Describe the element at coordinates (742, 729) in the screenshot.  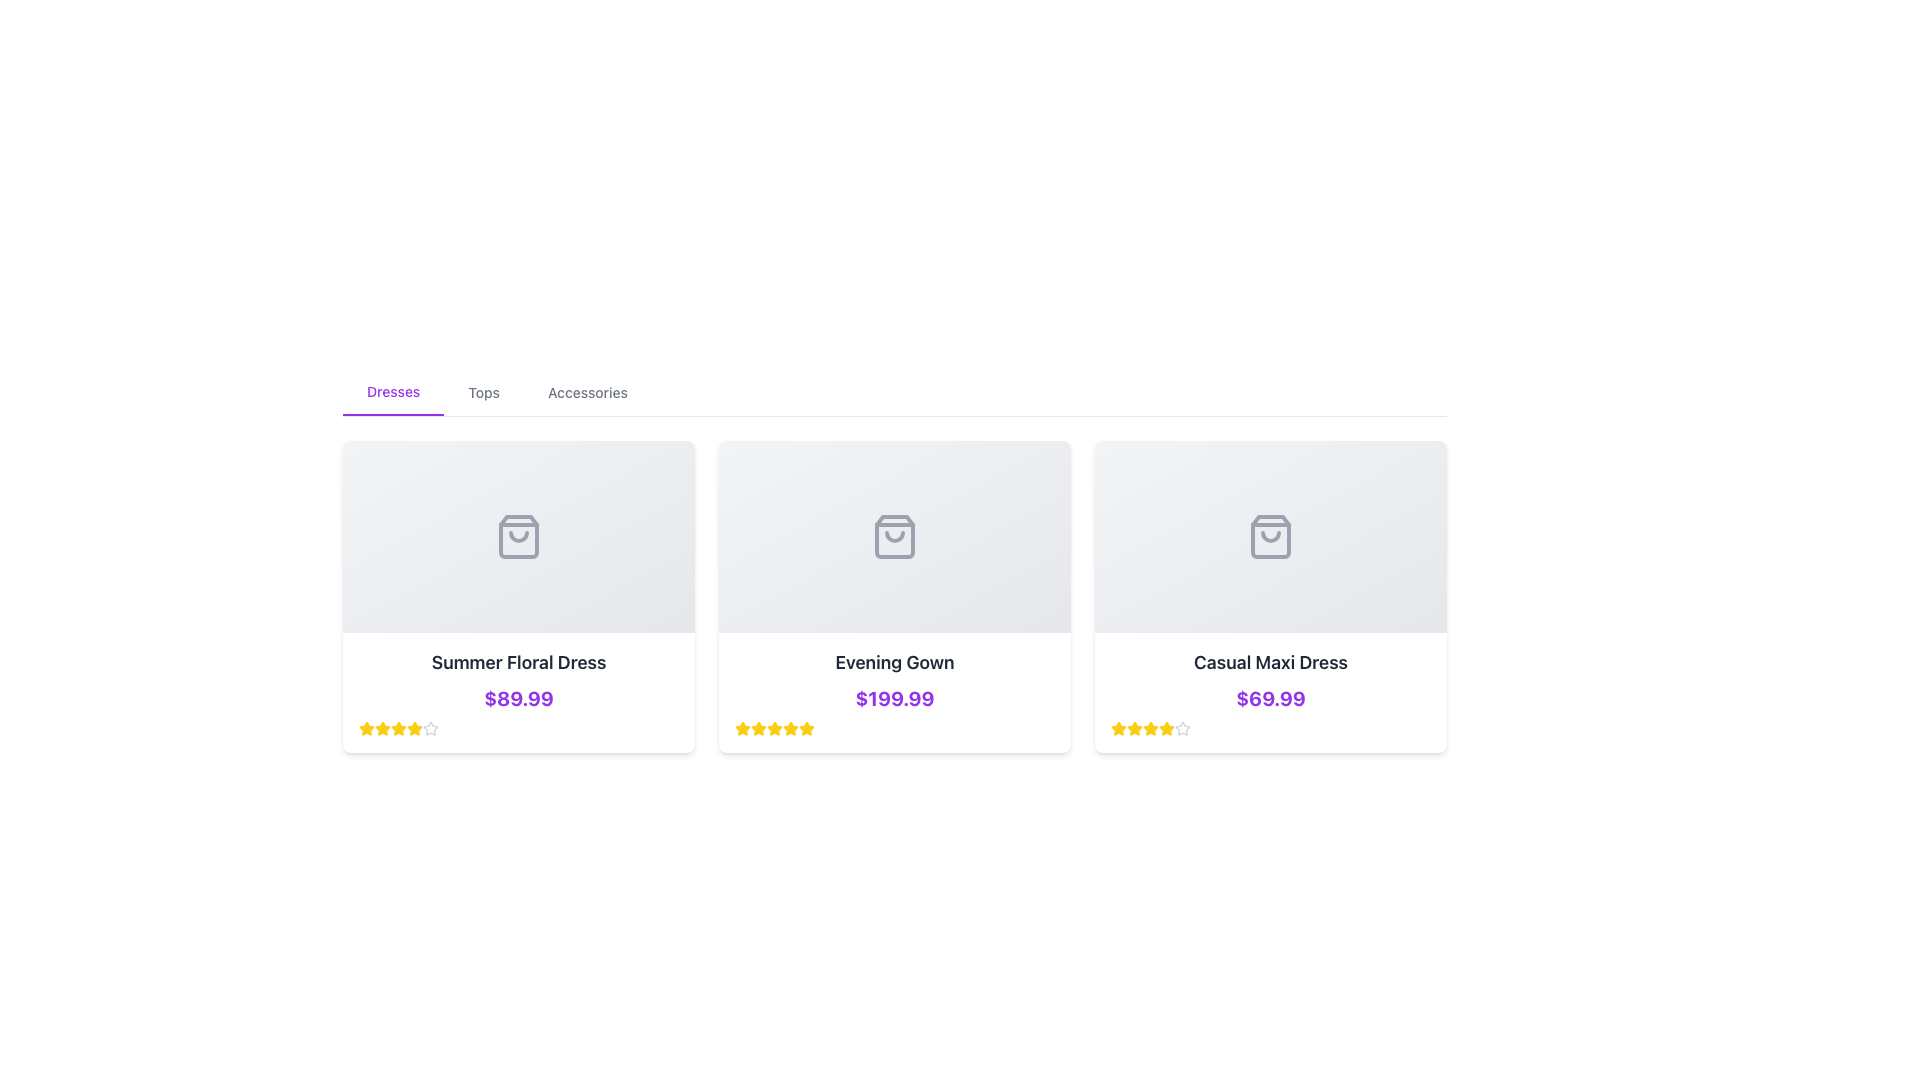
I see `the first yellow star icon in the second rating block under the product tile for 'Evening Gown'` at that location.